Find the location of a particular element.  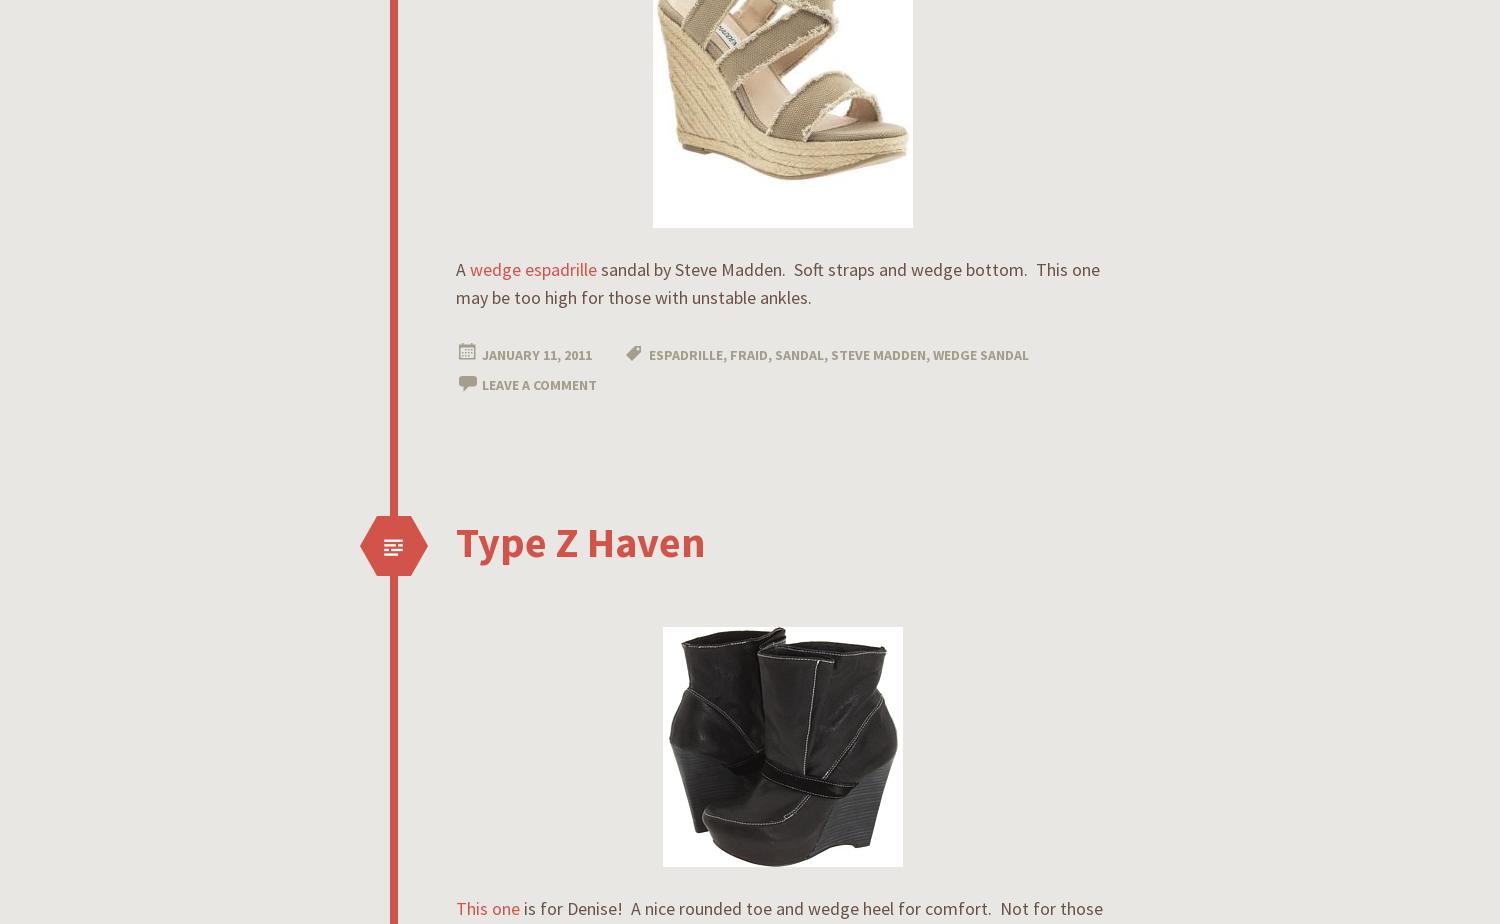

'Type Z Haven' is located at coordinates (455, 541).